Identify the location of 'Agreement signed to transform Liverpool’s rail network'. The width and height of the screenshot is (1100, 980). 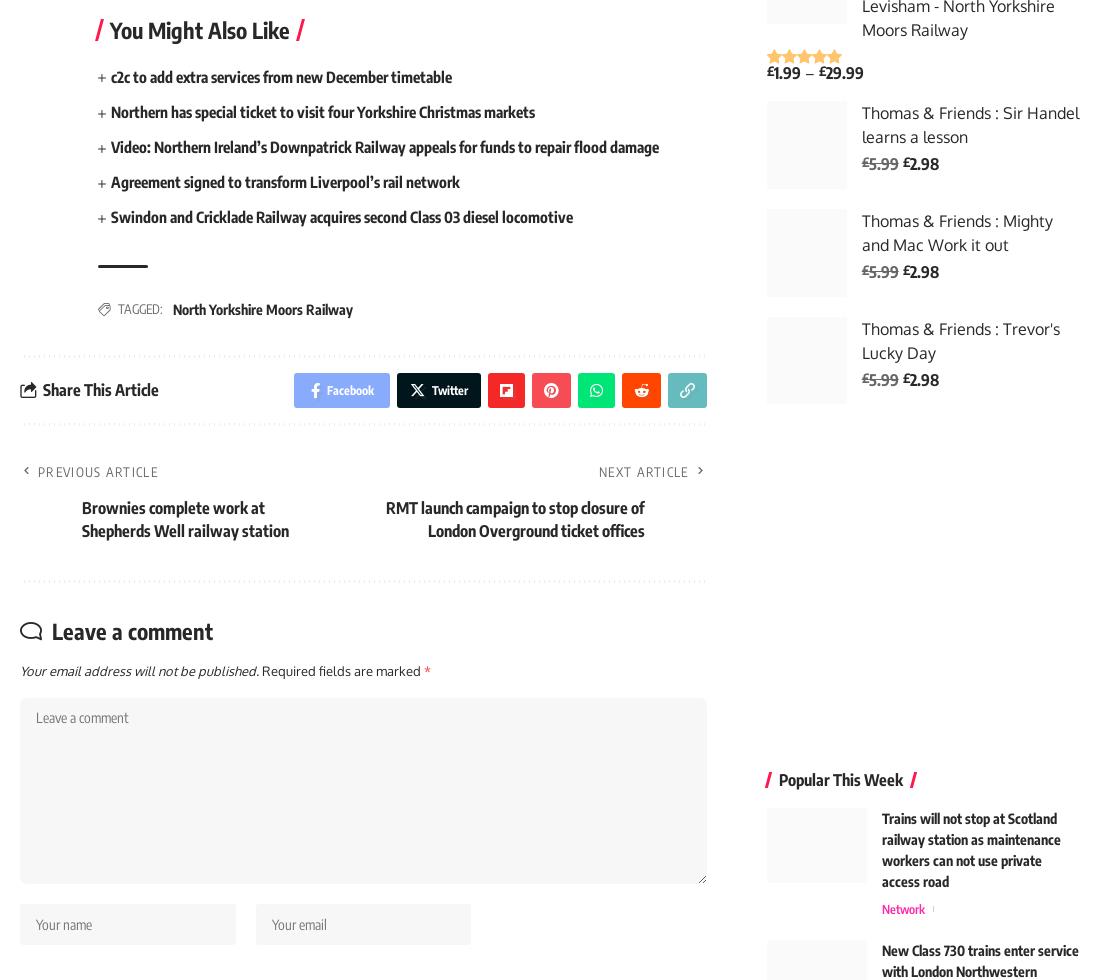
(295, 186).